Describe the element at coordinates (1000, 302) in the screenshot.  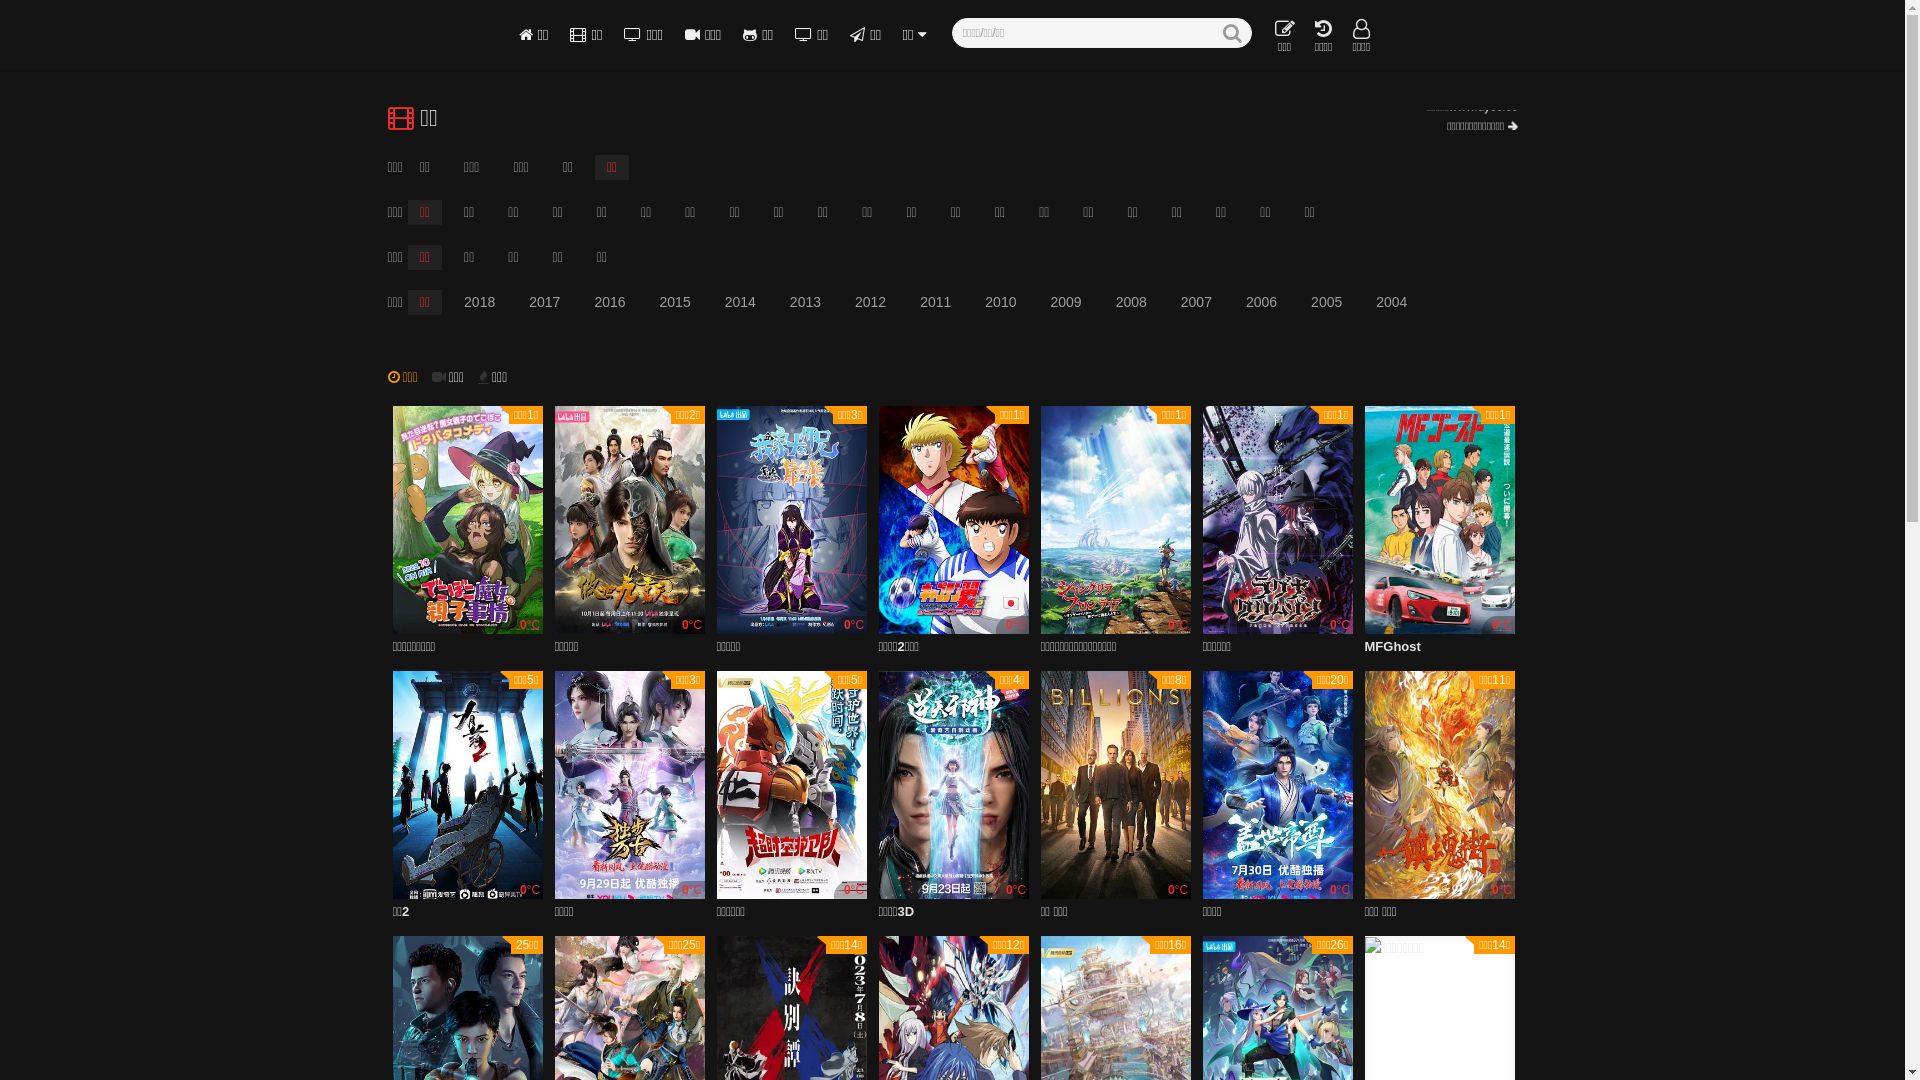
I see `'2010'` at that location.